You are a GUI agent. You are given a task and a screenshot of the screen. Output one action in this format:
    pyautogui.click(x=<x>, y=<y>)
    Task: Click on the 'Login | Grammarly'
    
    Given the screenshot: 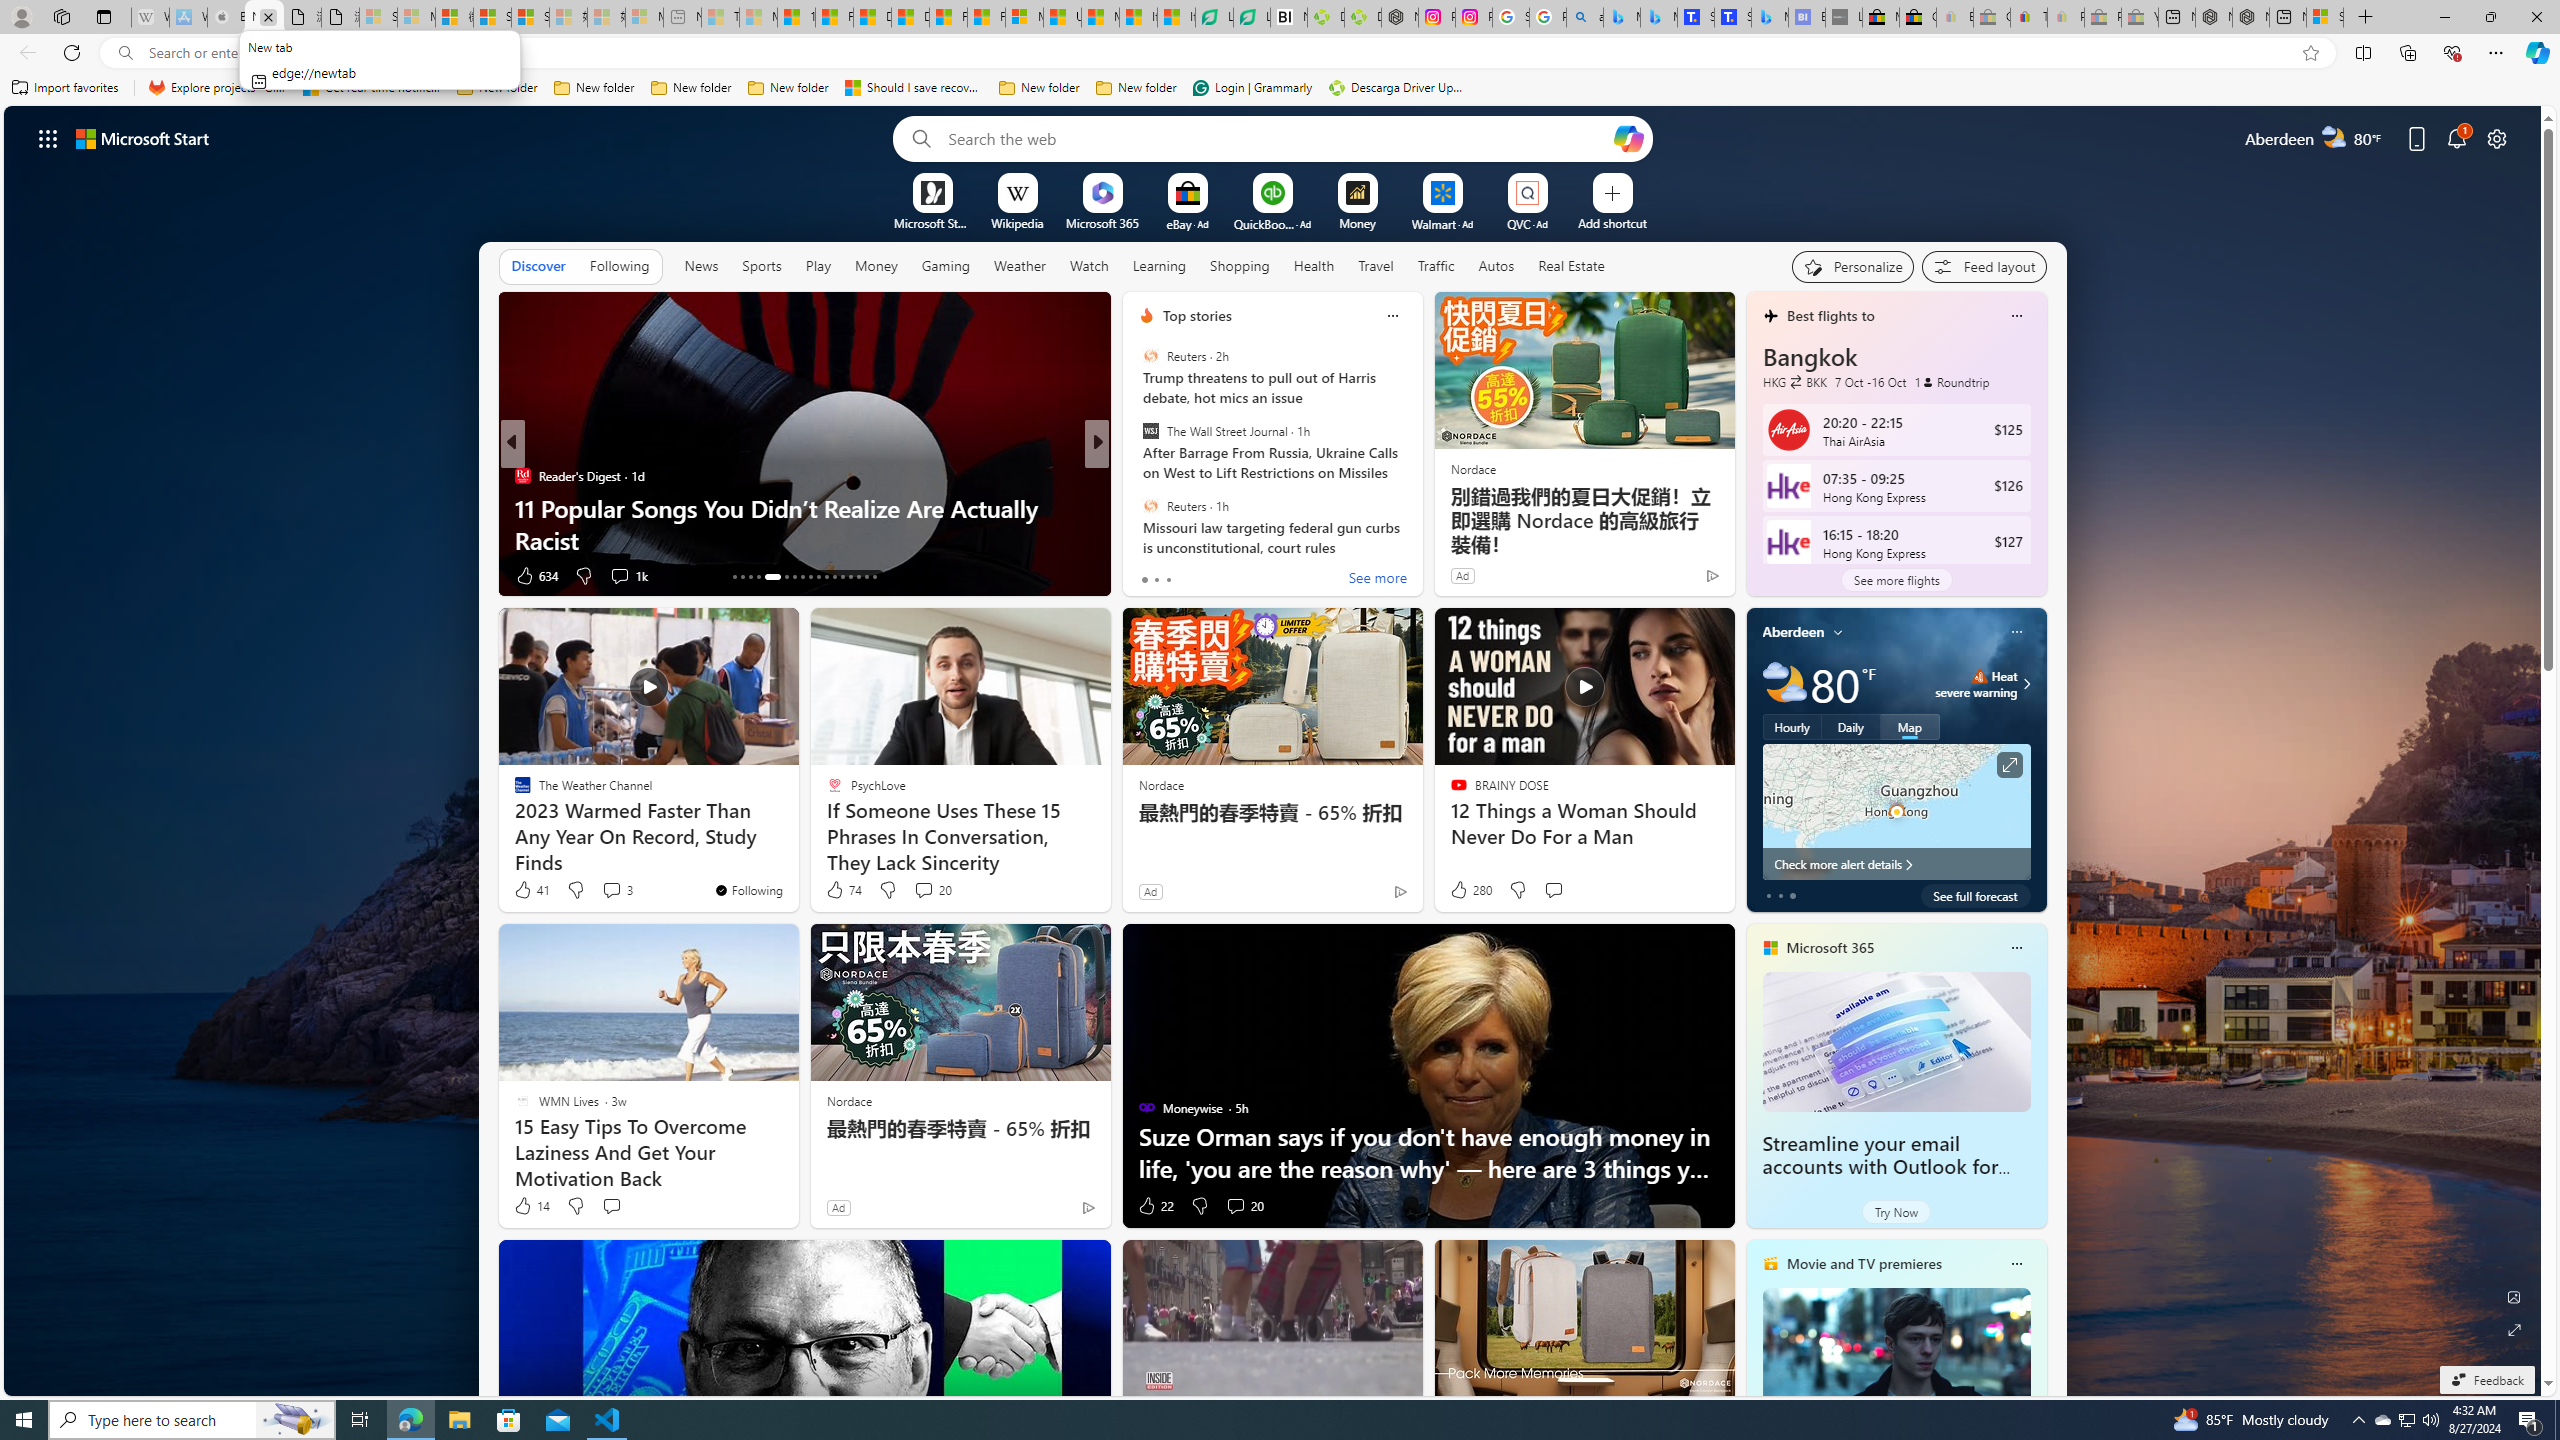 What is the action you would take?
    pyautogui.click(x=1252, y=87)
    